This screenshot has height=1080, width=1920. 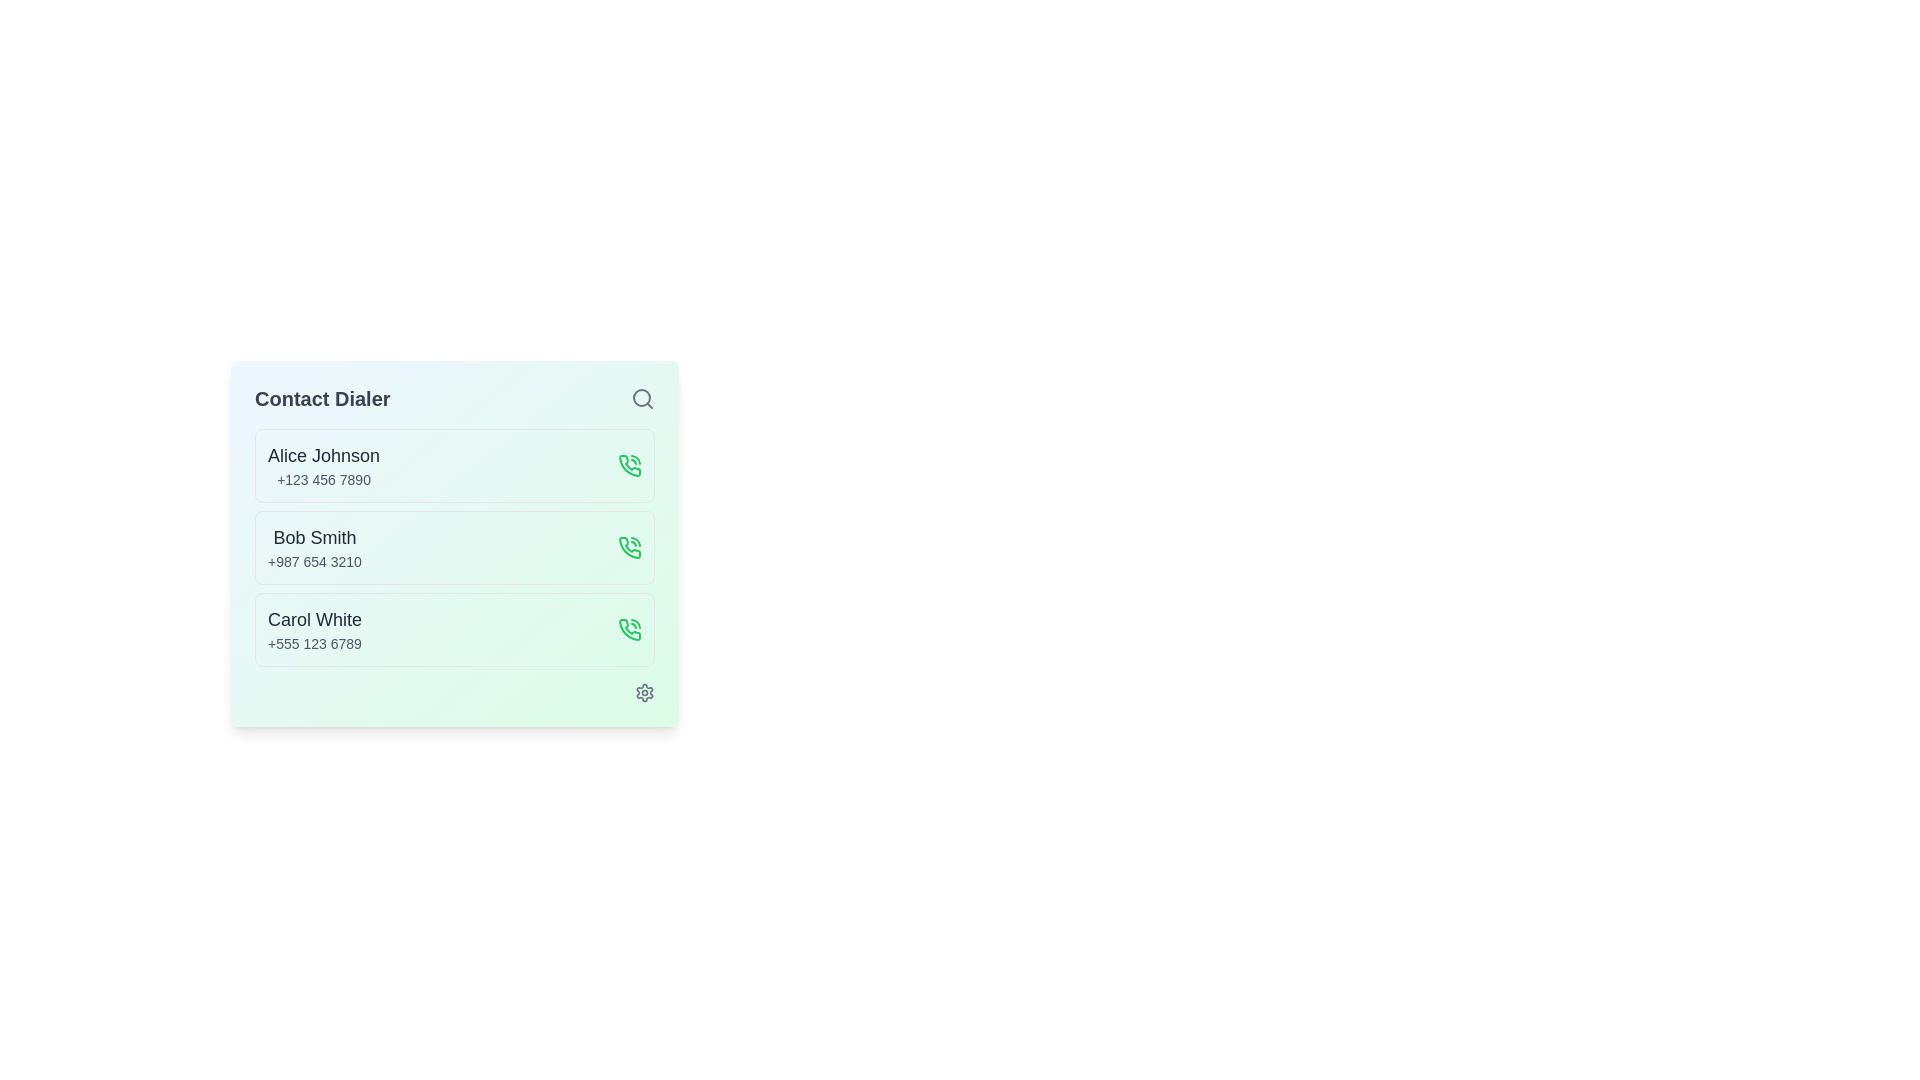 I want to click on the phone call icon associated with the contact 'Alice Johnson', so click(x=628, y=466).